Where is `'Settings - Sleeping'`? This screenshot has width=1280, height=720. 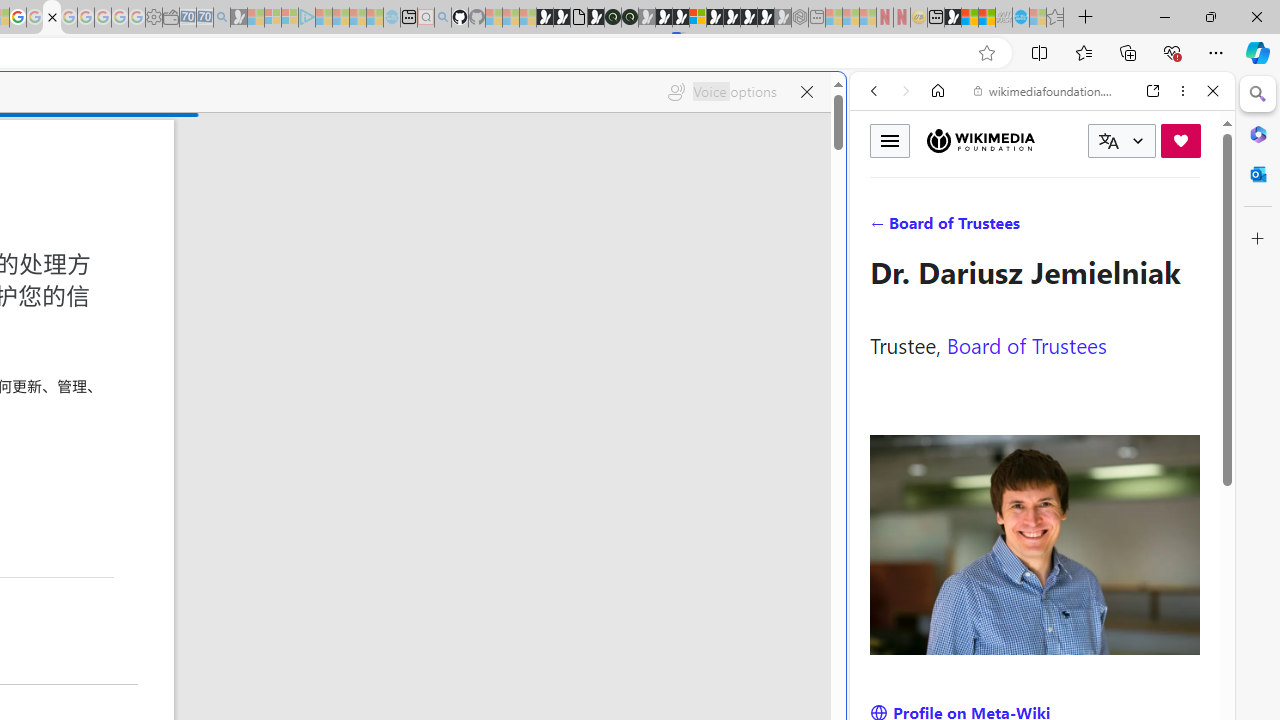 'Settings - Sleeping' is located at coordinates (153, 17).